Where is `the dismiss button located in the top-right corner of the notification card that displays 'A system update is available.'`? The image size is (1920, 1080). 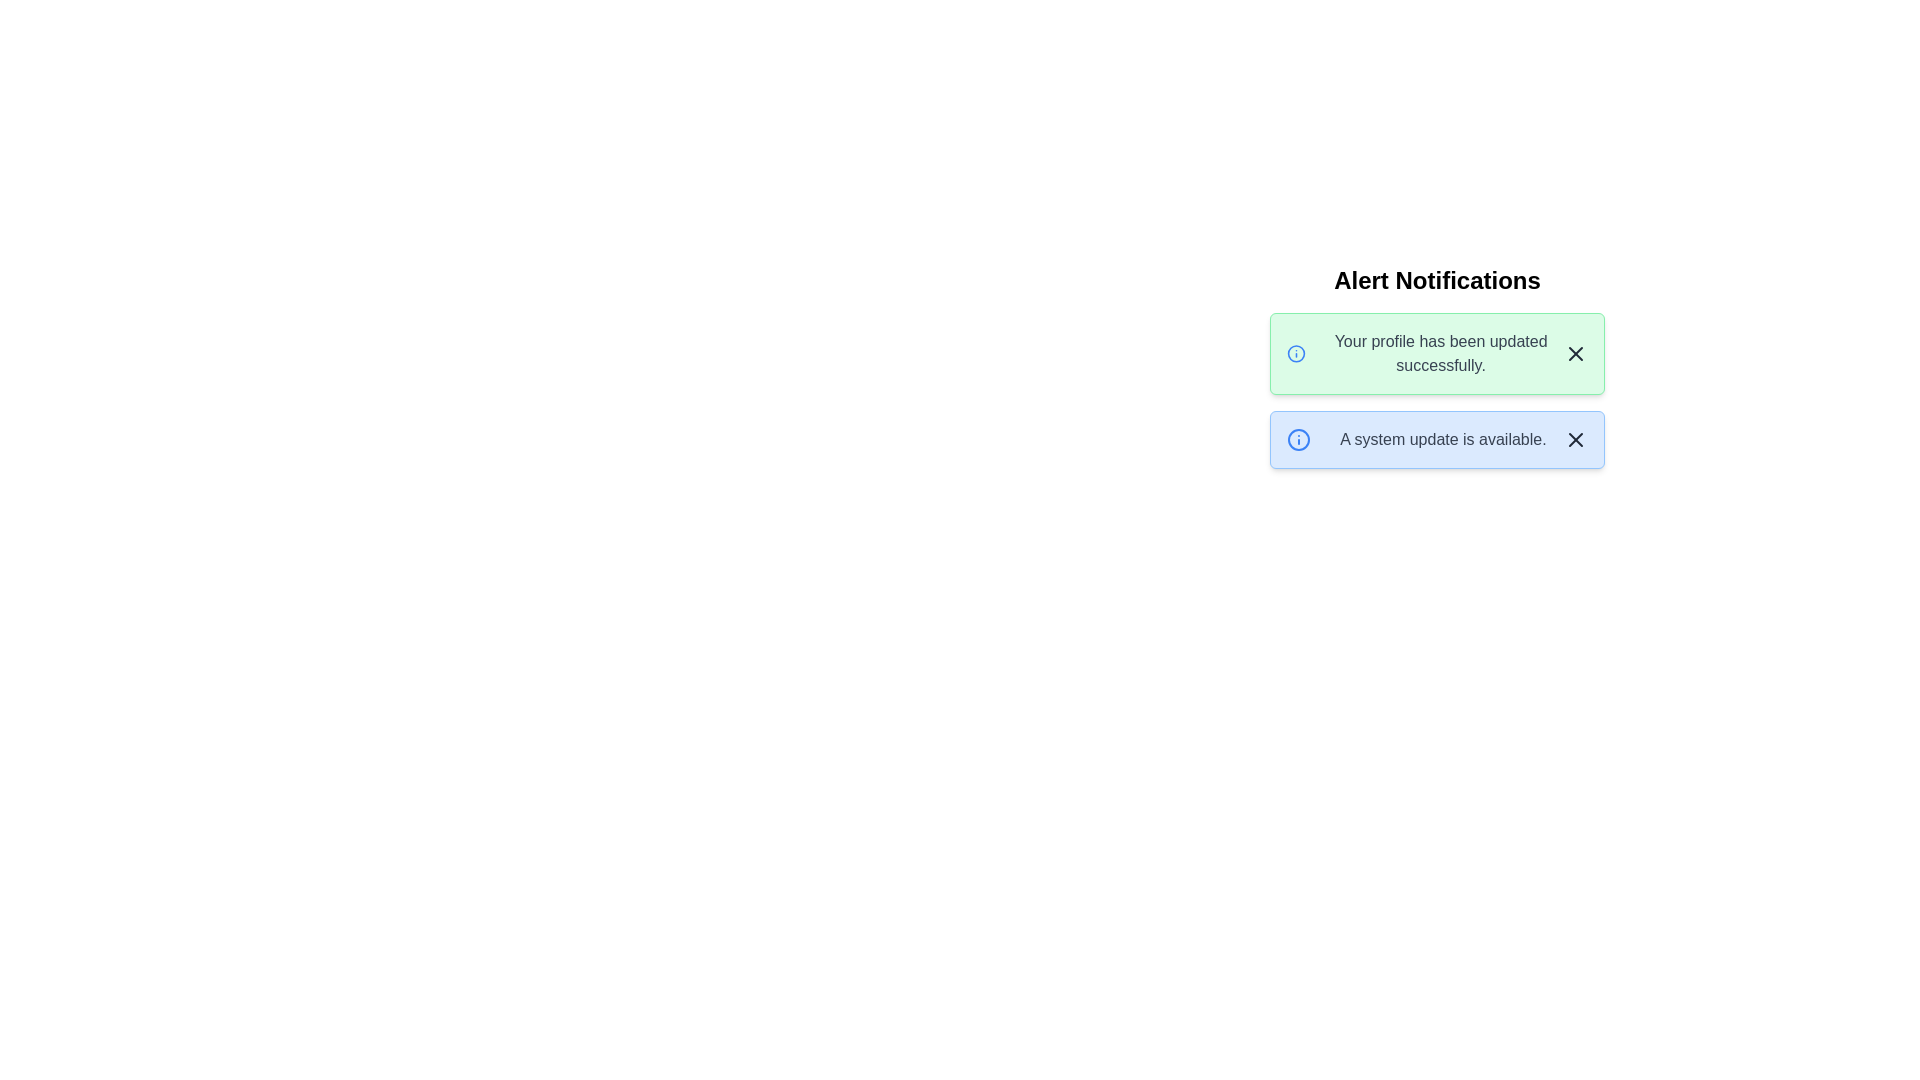
the dismiss button located in the top-right corner of the notification card that displays 'A system update is available.' is located at coordinates (1574, 438).